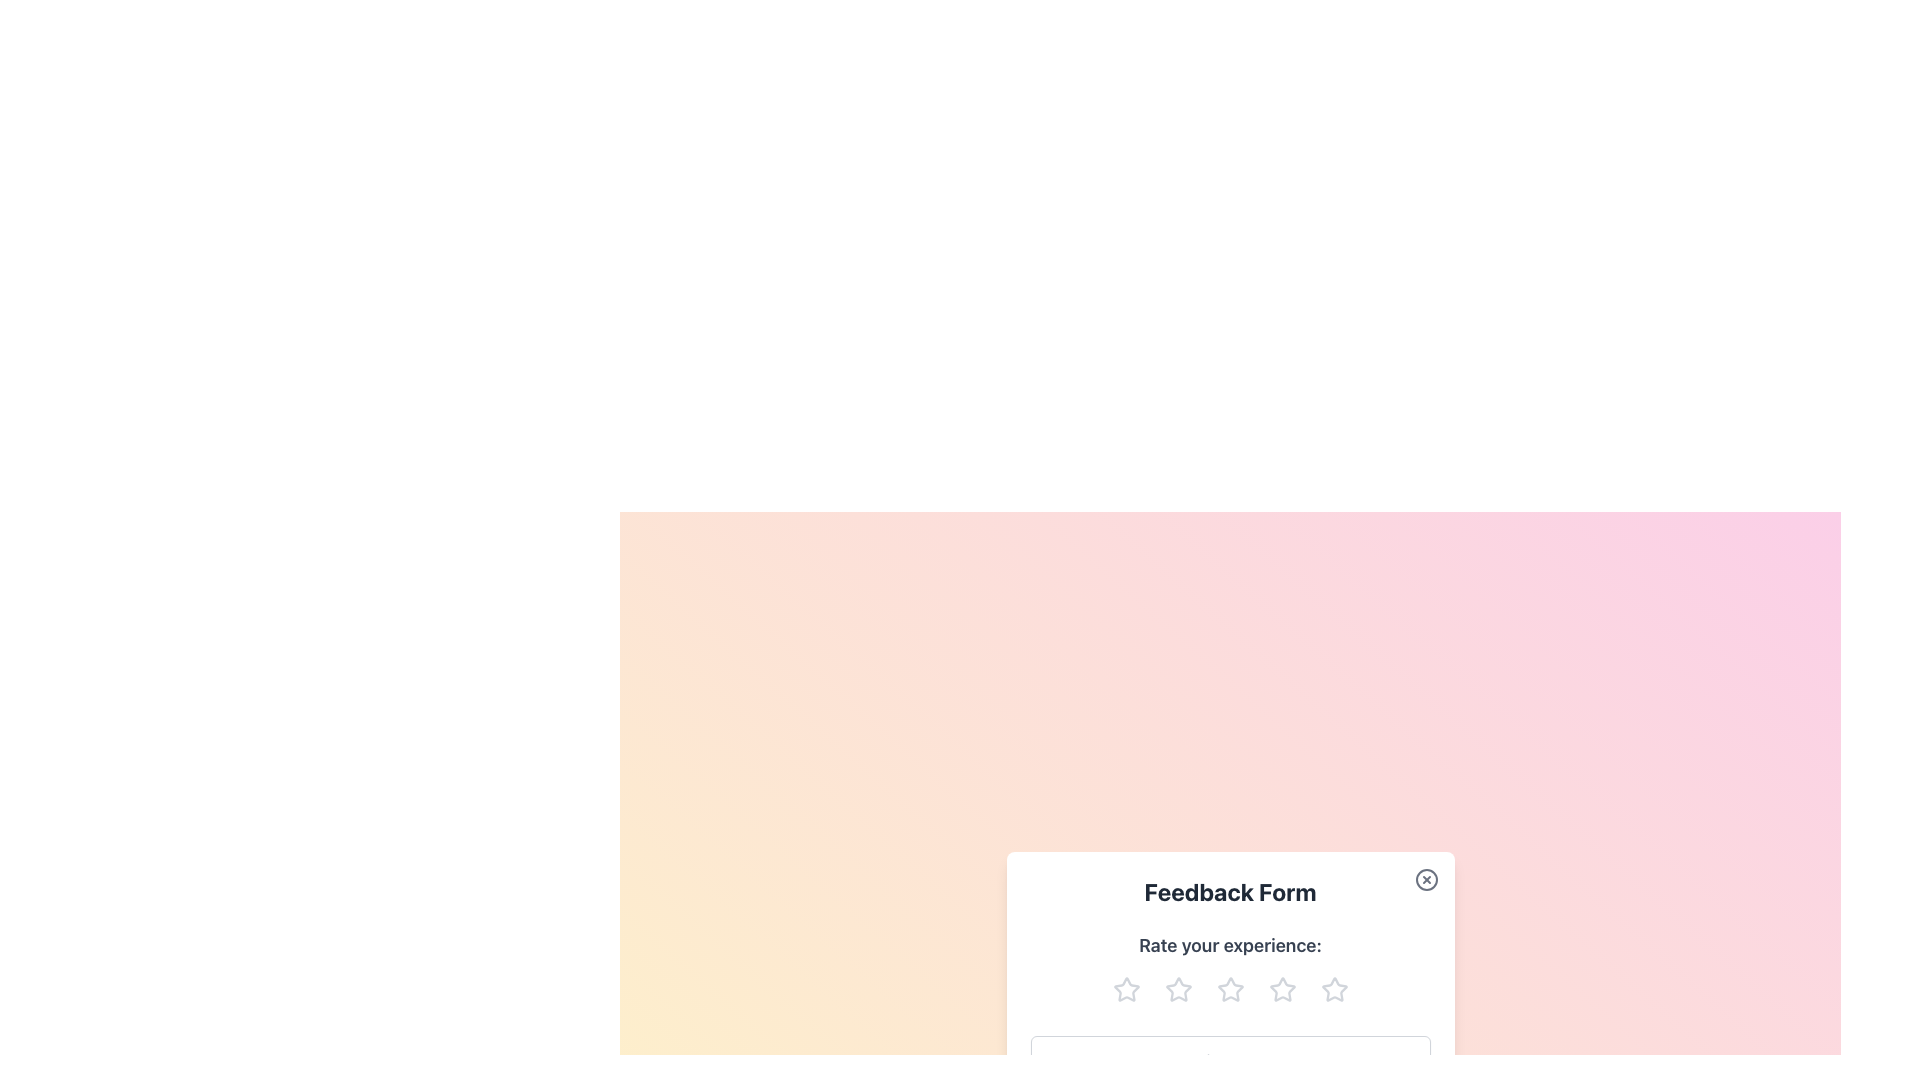 The image size is (1920, 1080). I want to click on the circular button with a grey border and centered 'X' icon at the top-right corner of the 'Feedback Form', so click(1425, 878).